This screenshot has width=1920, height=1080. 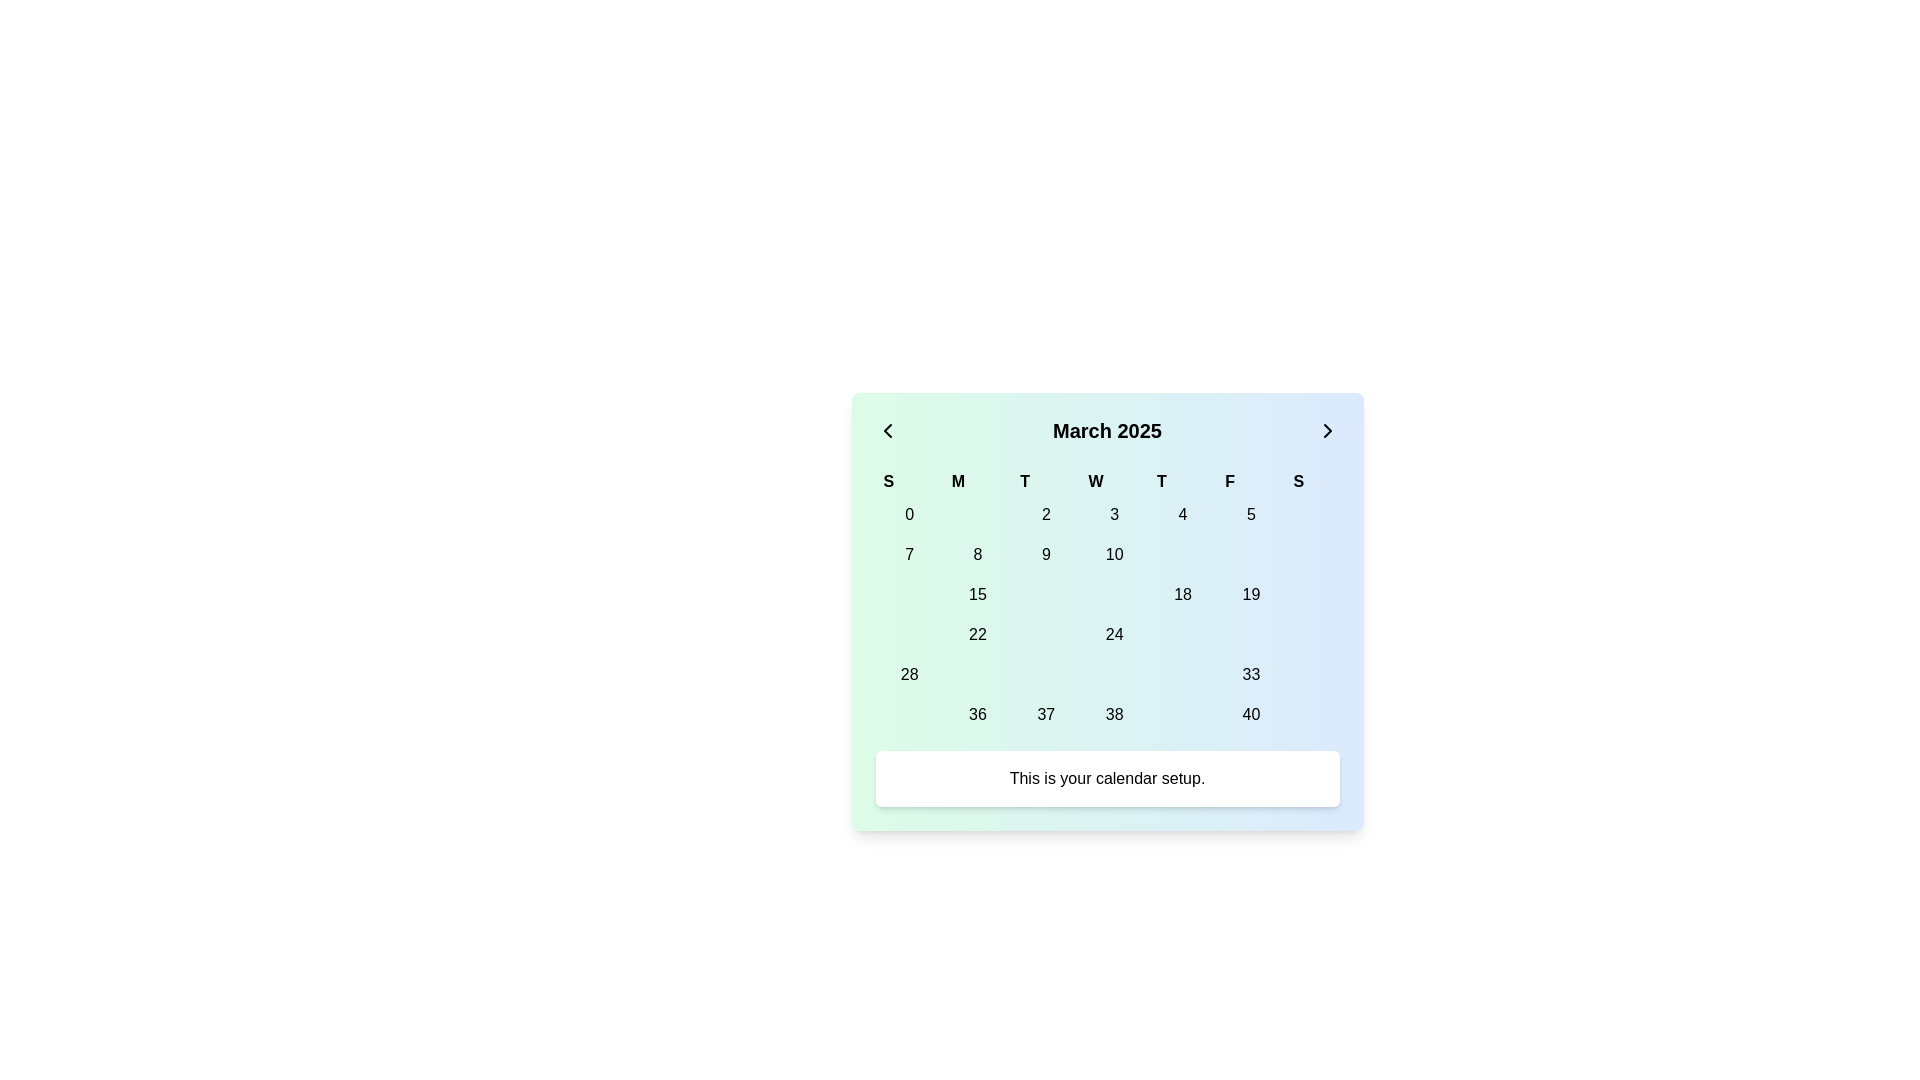 What do you see at coordinates (1327, 430) in the screenshot?
I see `the rightward chevron icon located at the far right of the calendar header bar` at bounding box center [1327, 430].